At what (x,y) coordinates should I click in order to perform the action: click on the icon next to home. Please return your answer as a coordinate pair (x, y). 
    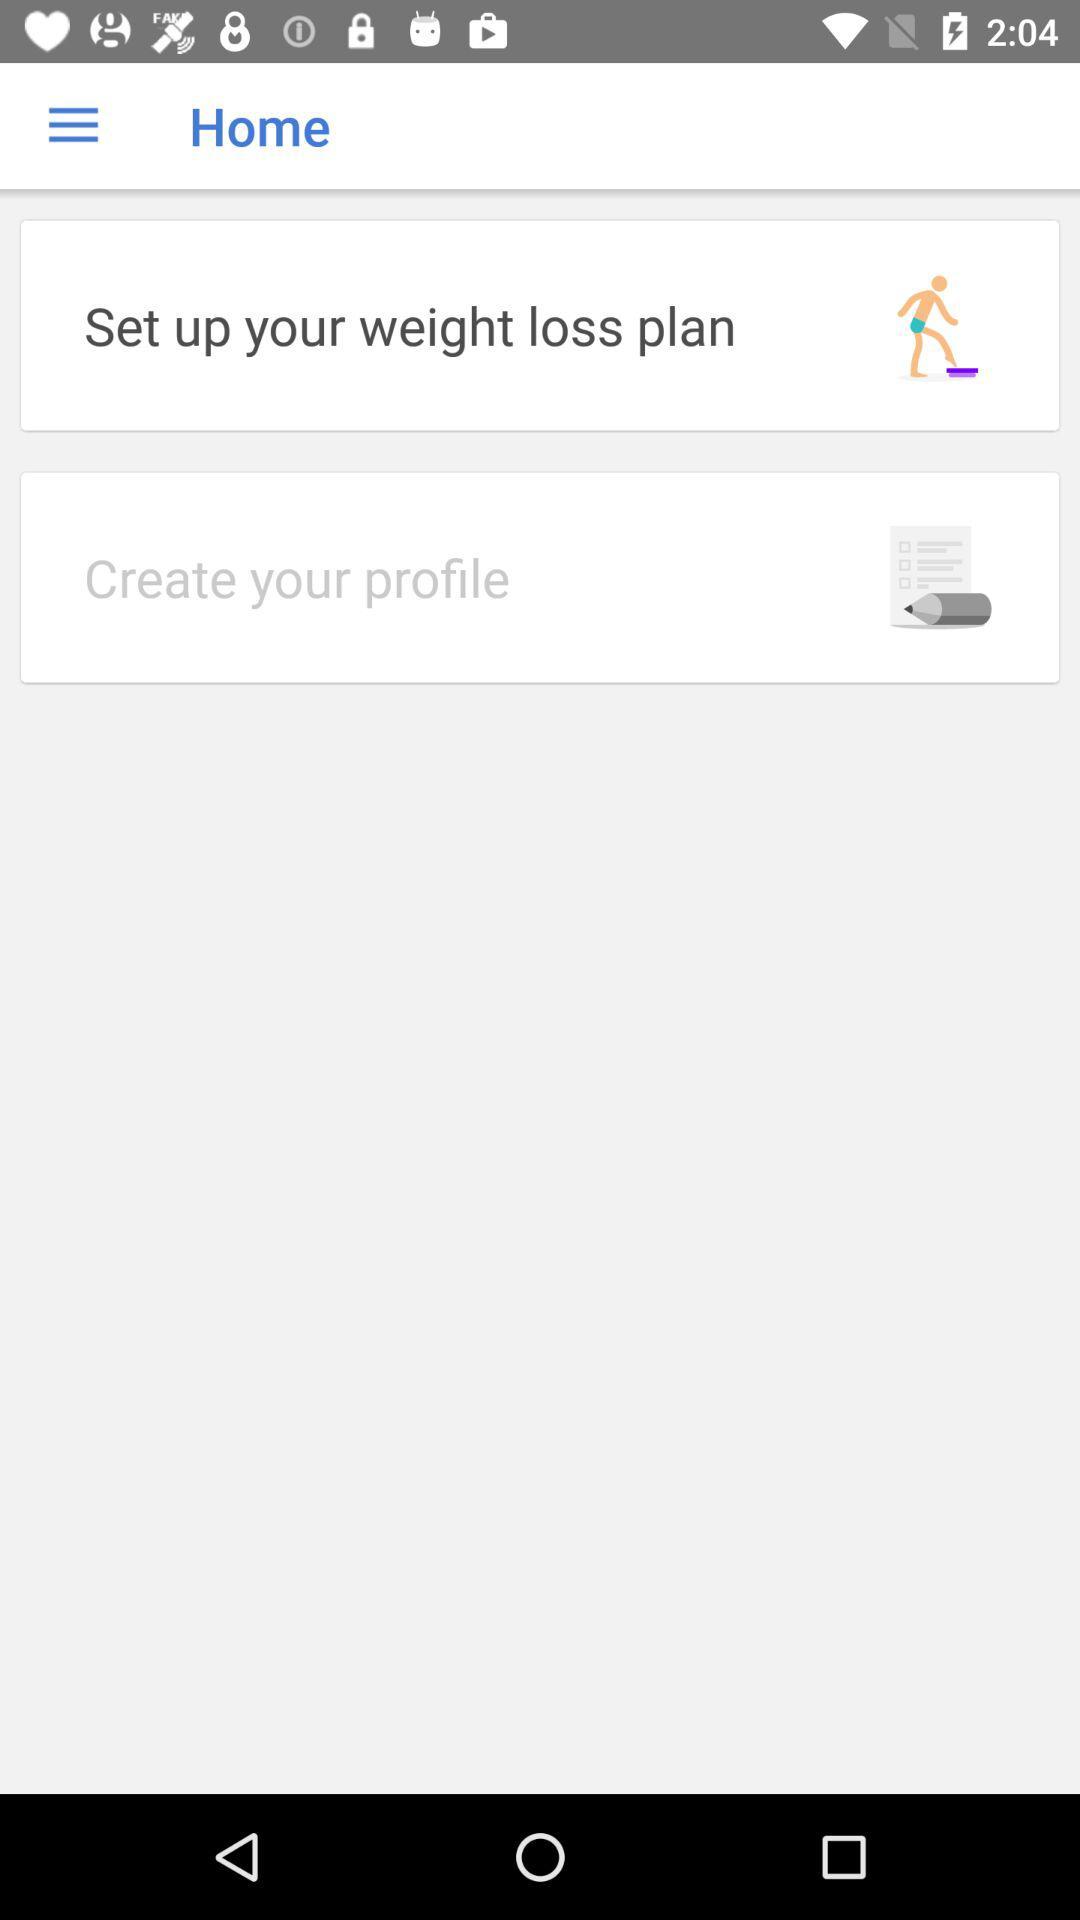
    Looking at the image, I should click on (72, 124).